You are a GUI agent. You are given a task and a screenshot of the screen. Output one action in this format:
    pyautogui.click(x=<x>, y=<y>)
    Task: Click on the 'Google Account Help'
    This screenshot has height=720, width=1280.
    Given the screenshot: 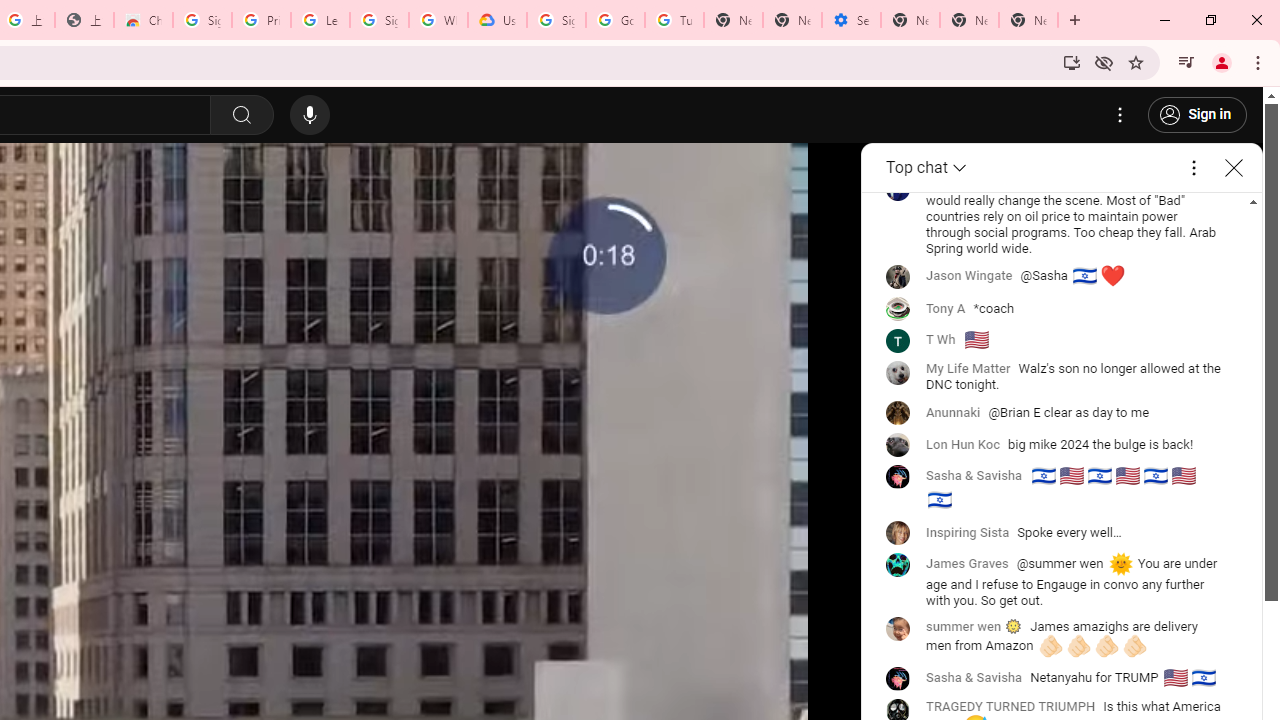 What is the action you would take?
    pyautogui.click(x=614, y=20)
    